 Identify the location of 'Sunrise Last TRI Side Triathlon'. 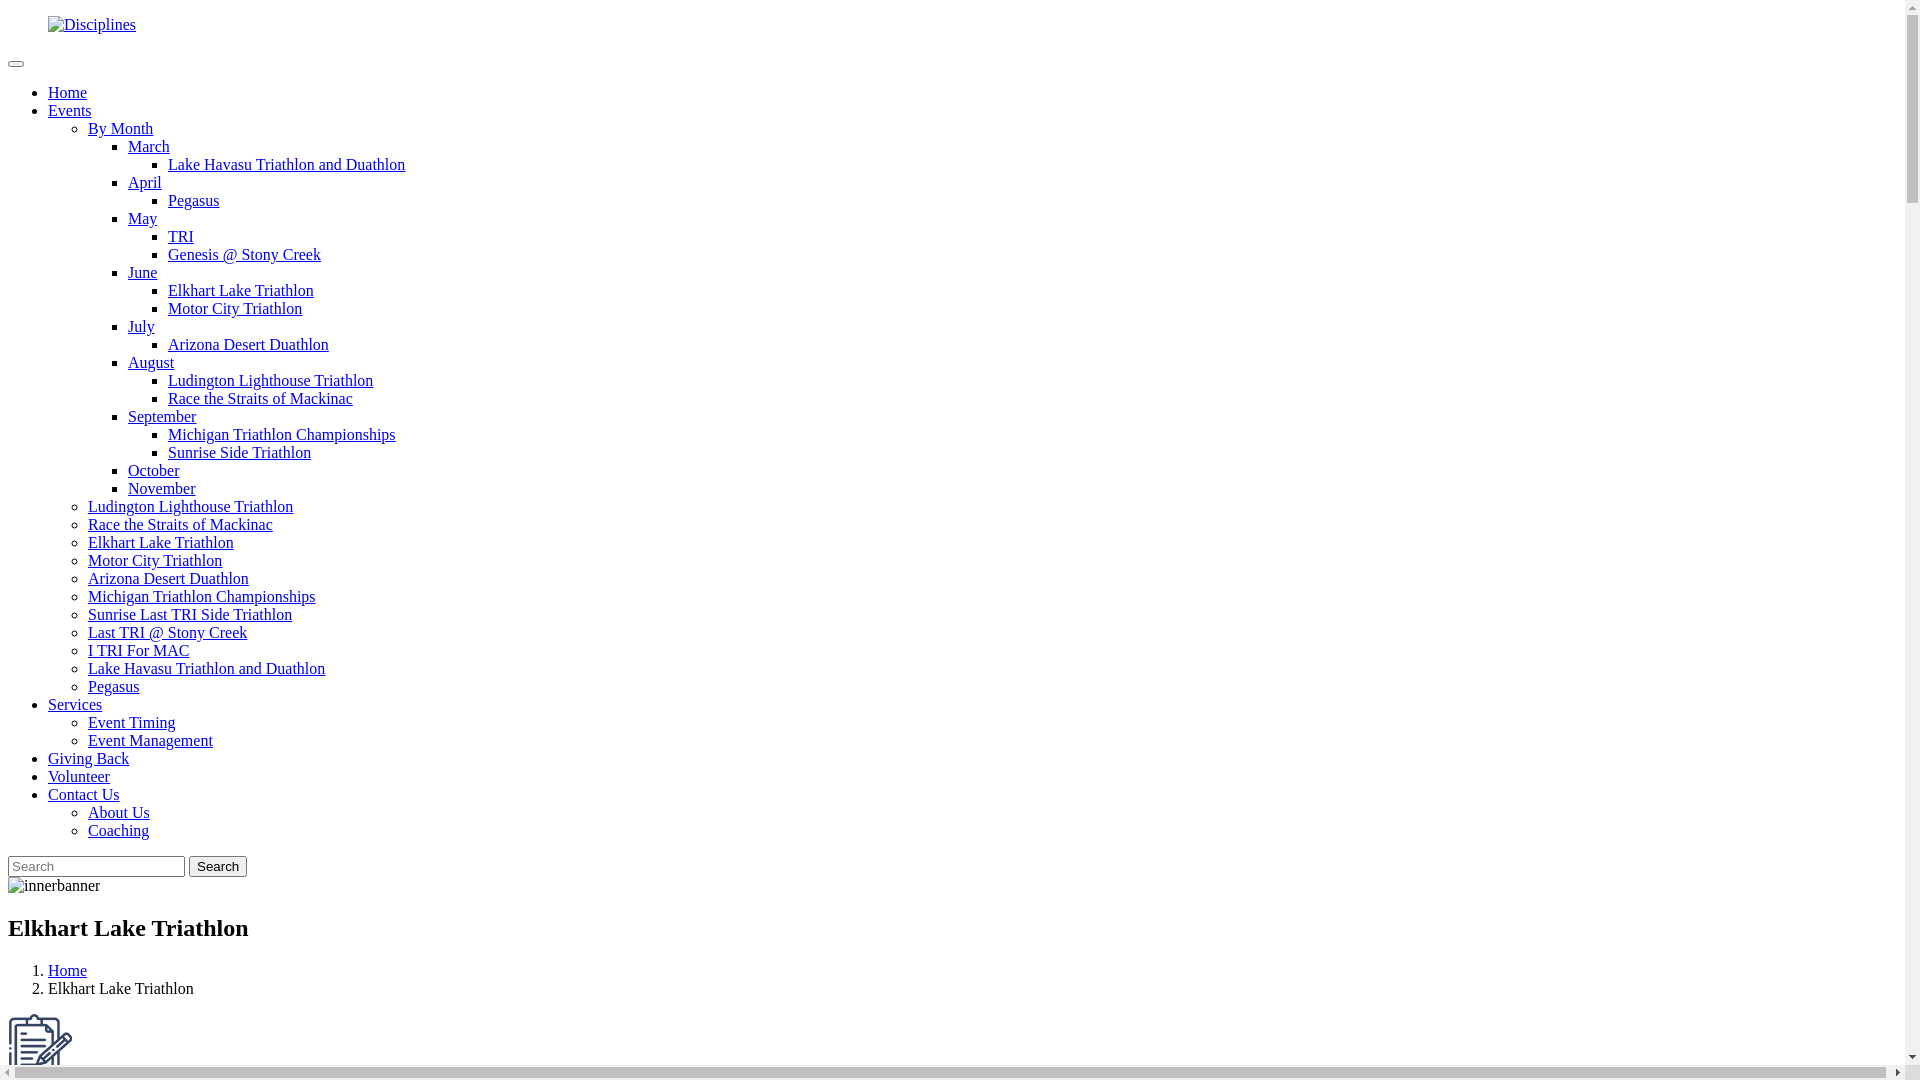
(190, 613).